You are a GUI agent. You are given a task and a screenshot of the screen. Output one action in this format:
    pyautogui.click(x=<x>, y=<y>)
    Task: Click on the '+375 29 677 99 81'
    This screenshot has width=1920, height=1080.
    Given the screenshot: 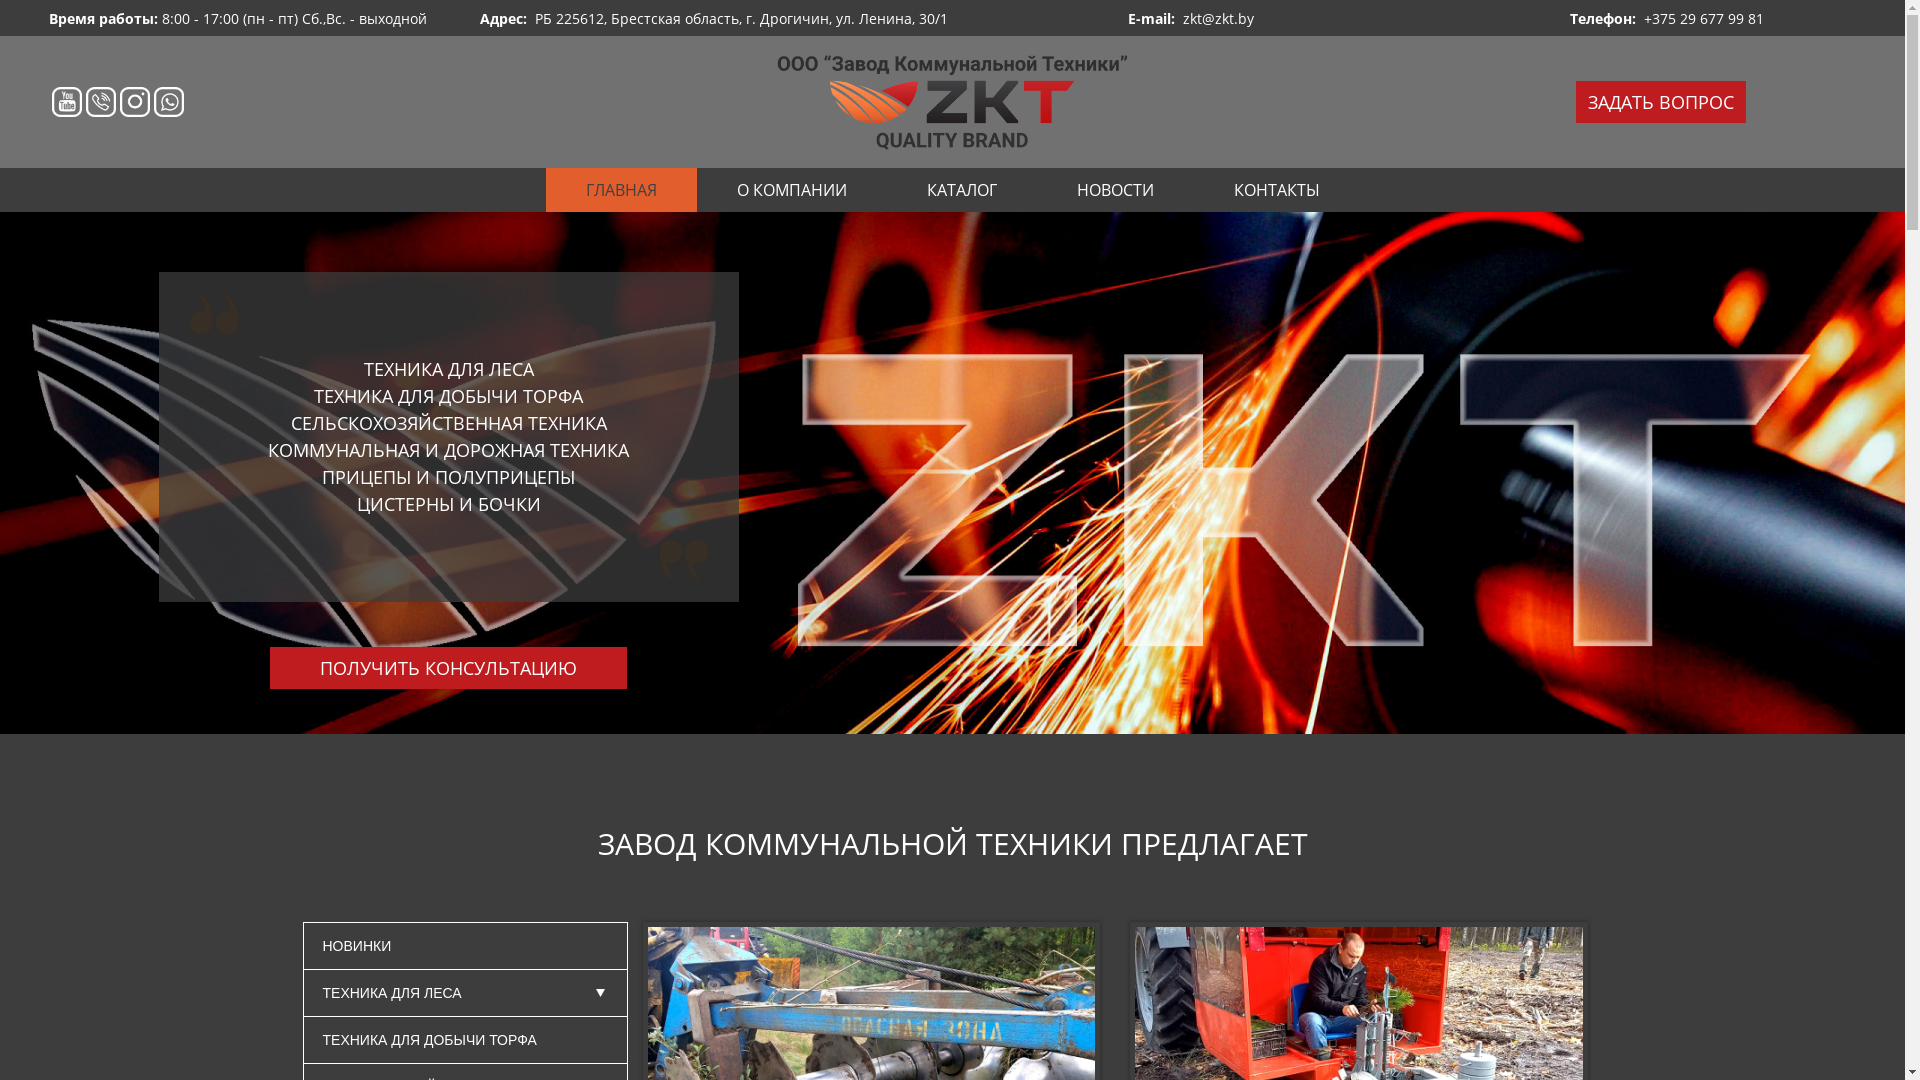 What is the action you would take?
    pyautogui.click(x=1703, y=18)
    